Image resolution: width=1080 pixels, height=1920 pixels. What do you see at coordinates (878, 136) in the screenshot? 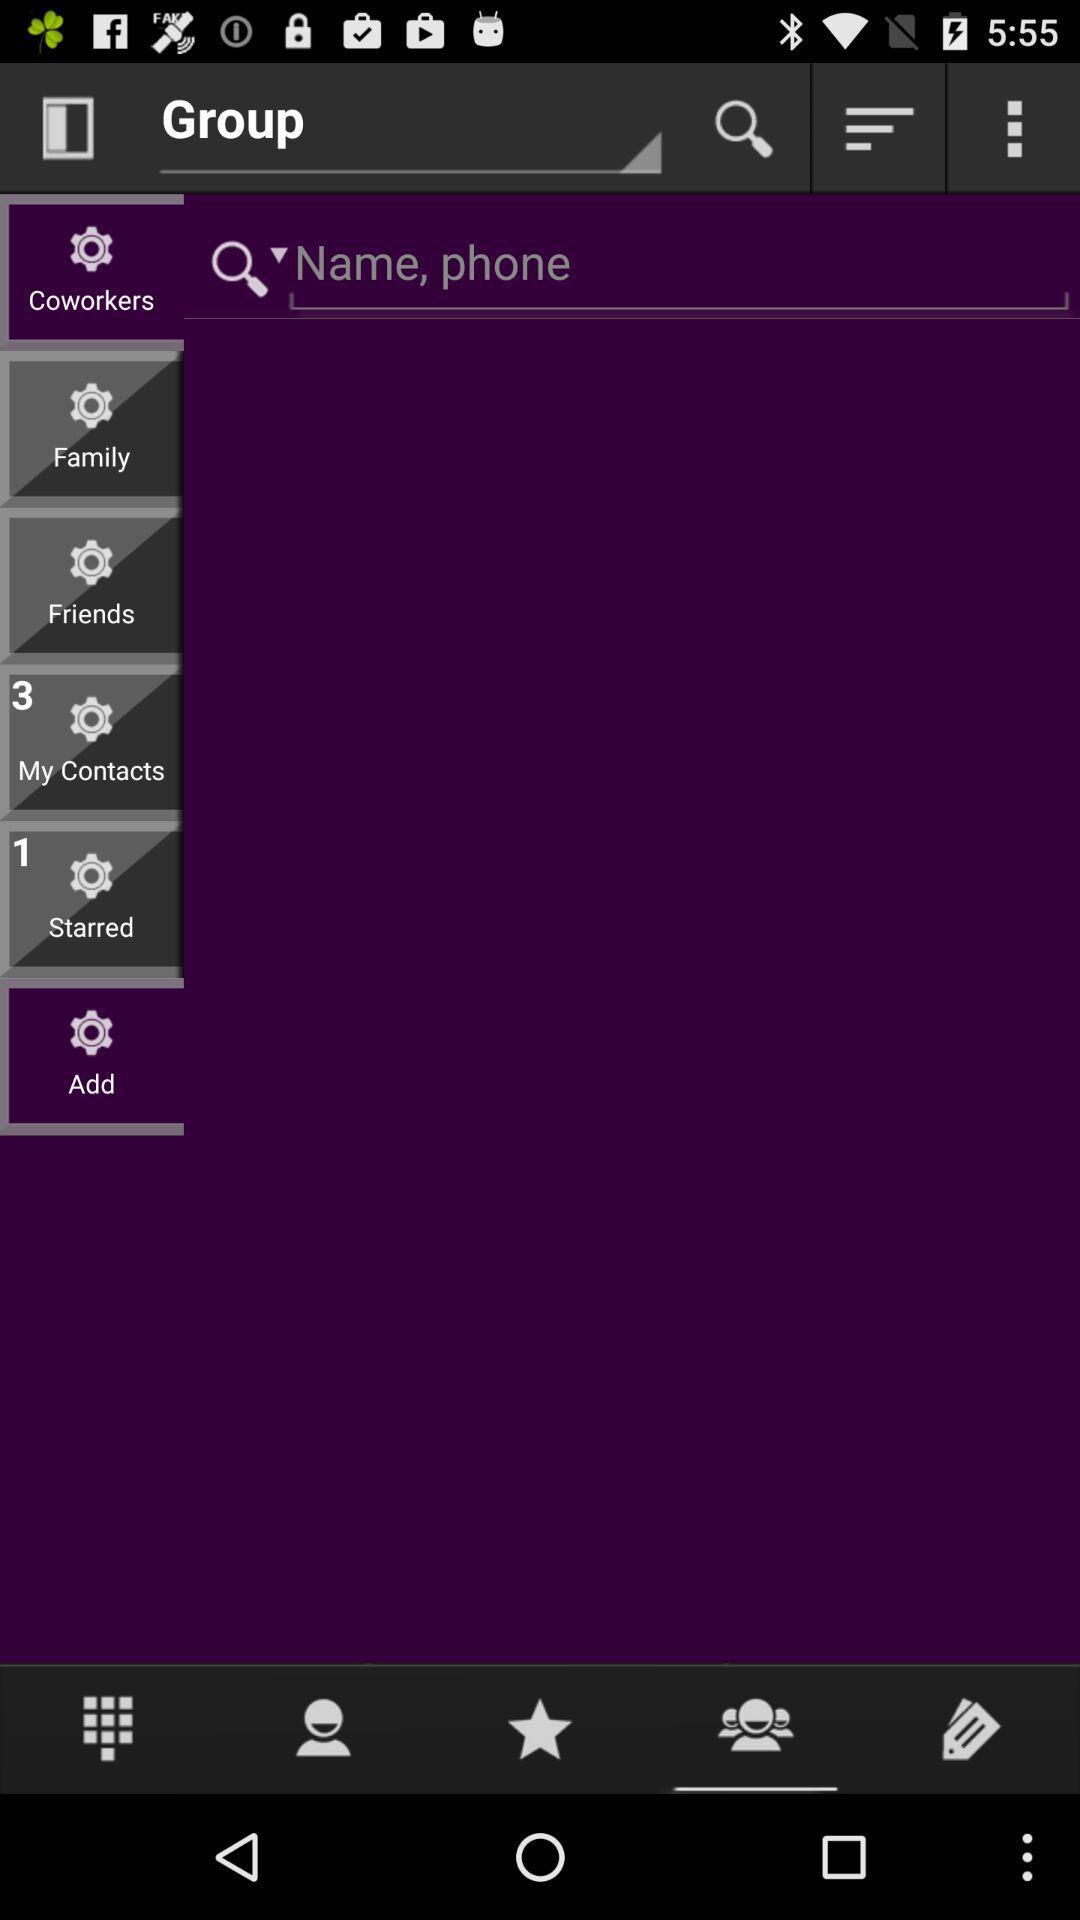
I see `the filter_list icon` at bounding box center [878, 136].